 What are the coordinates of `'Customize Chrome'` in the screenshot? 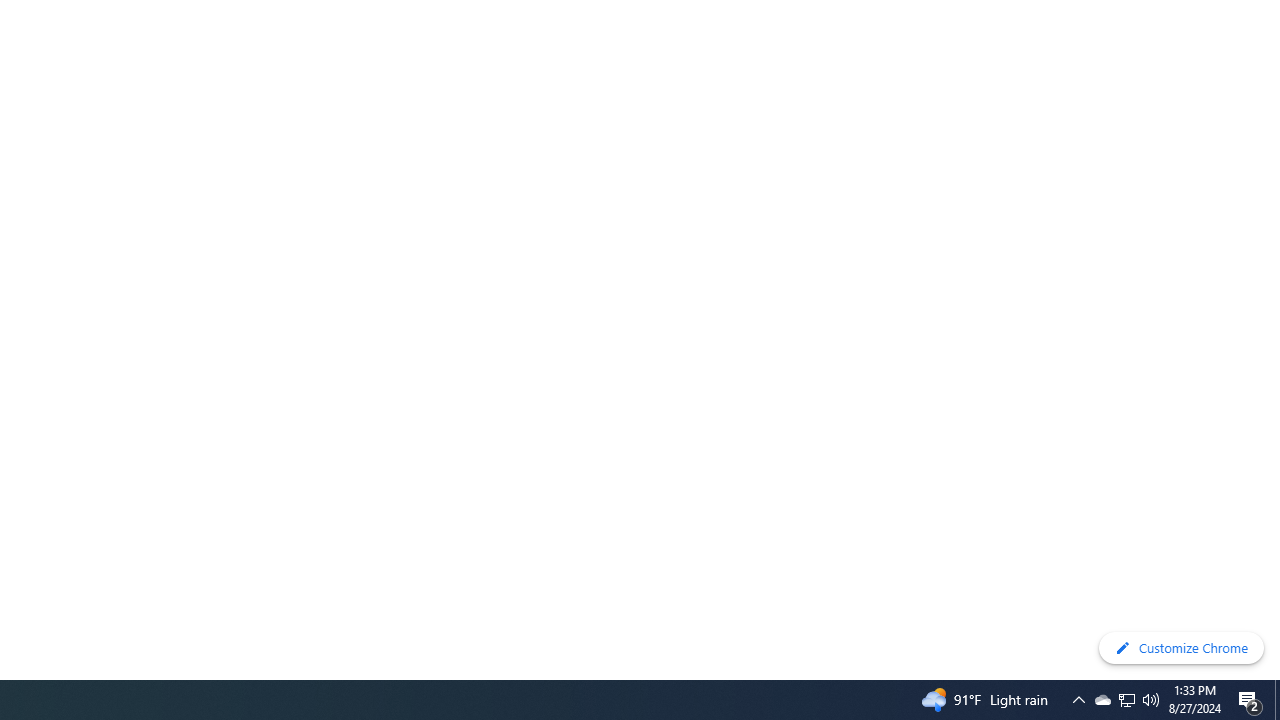 It's located at (1181, 648).